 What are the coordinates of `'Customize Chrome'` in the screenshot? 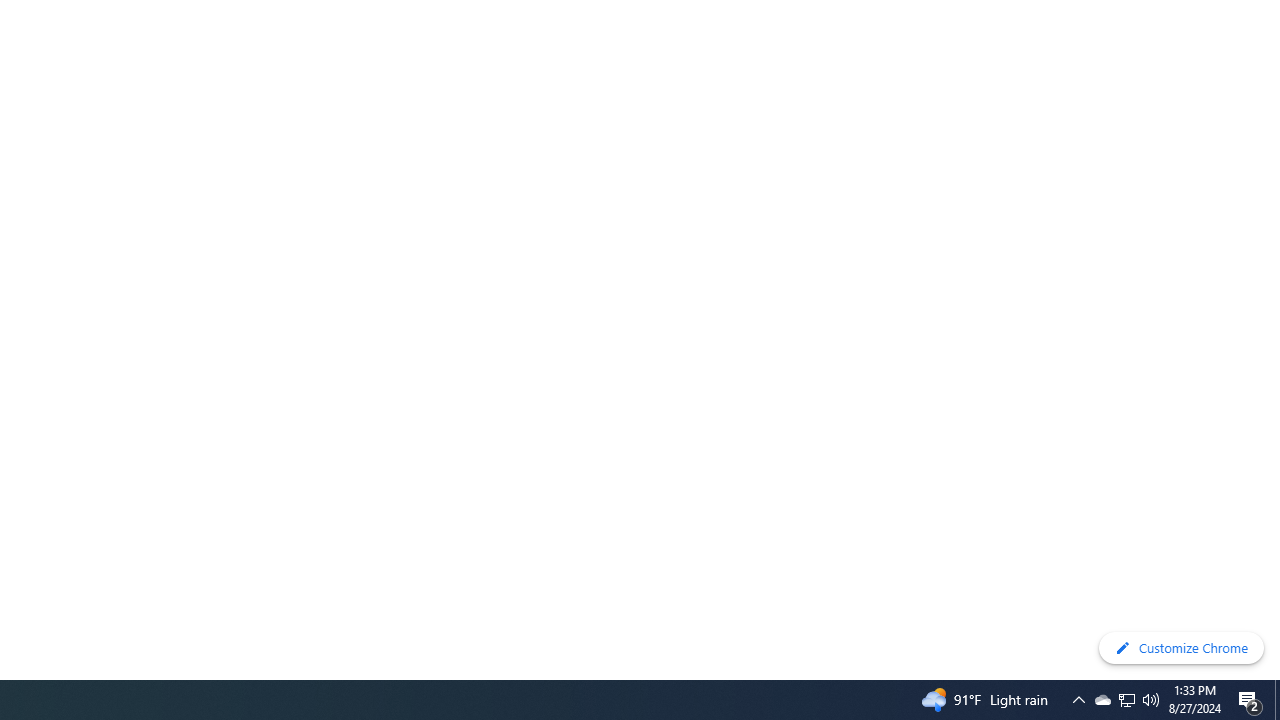 It's located at (1181, 648).